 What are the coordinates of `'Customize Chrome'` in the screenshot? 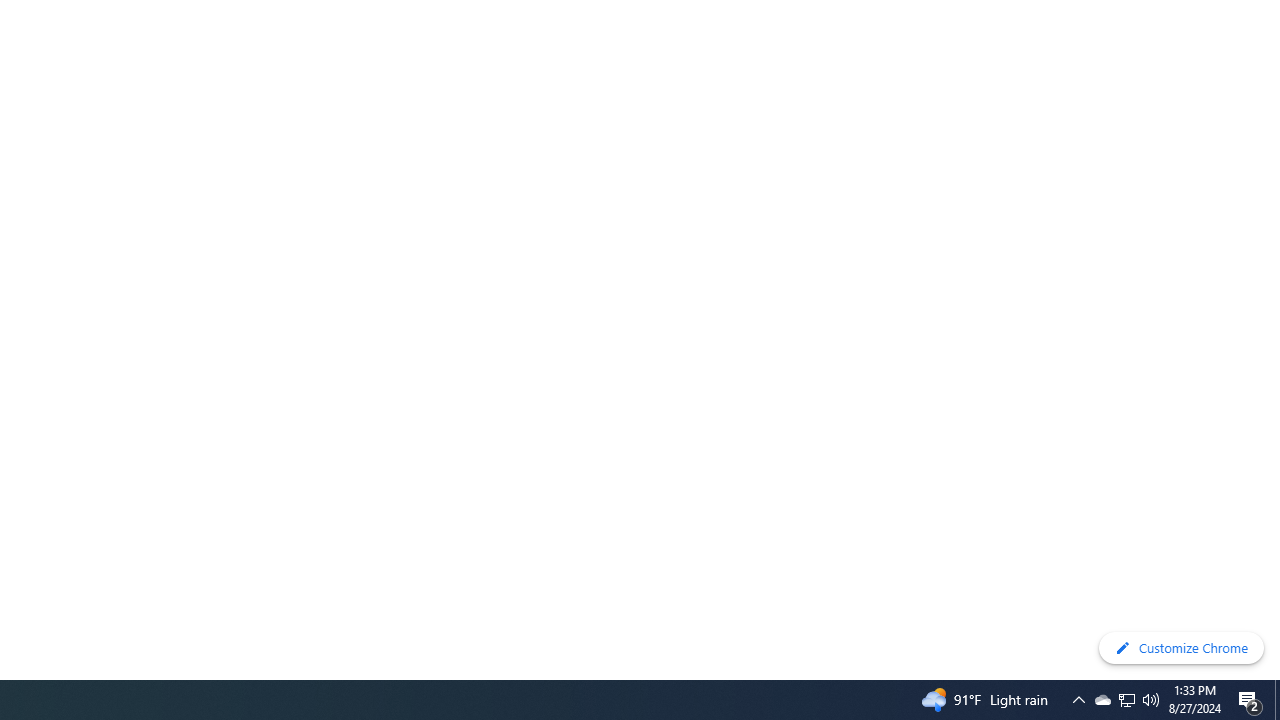 It's located at (1181, 648).